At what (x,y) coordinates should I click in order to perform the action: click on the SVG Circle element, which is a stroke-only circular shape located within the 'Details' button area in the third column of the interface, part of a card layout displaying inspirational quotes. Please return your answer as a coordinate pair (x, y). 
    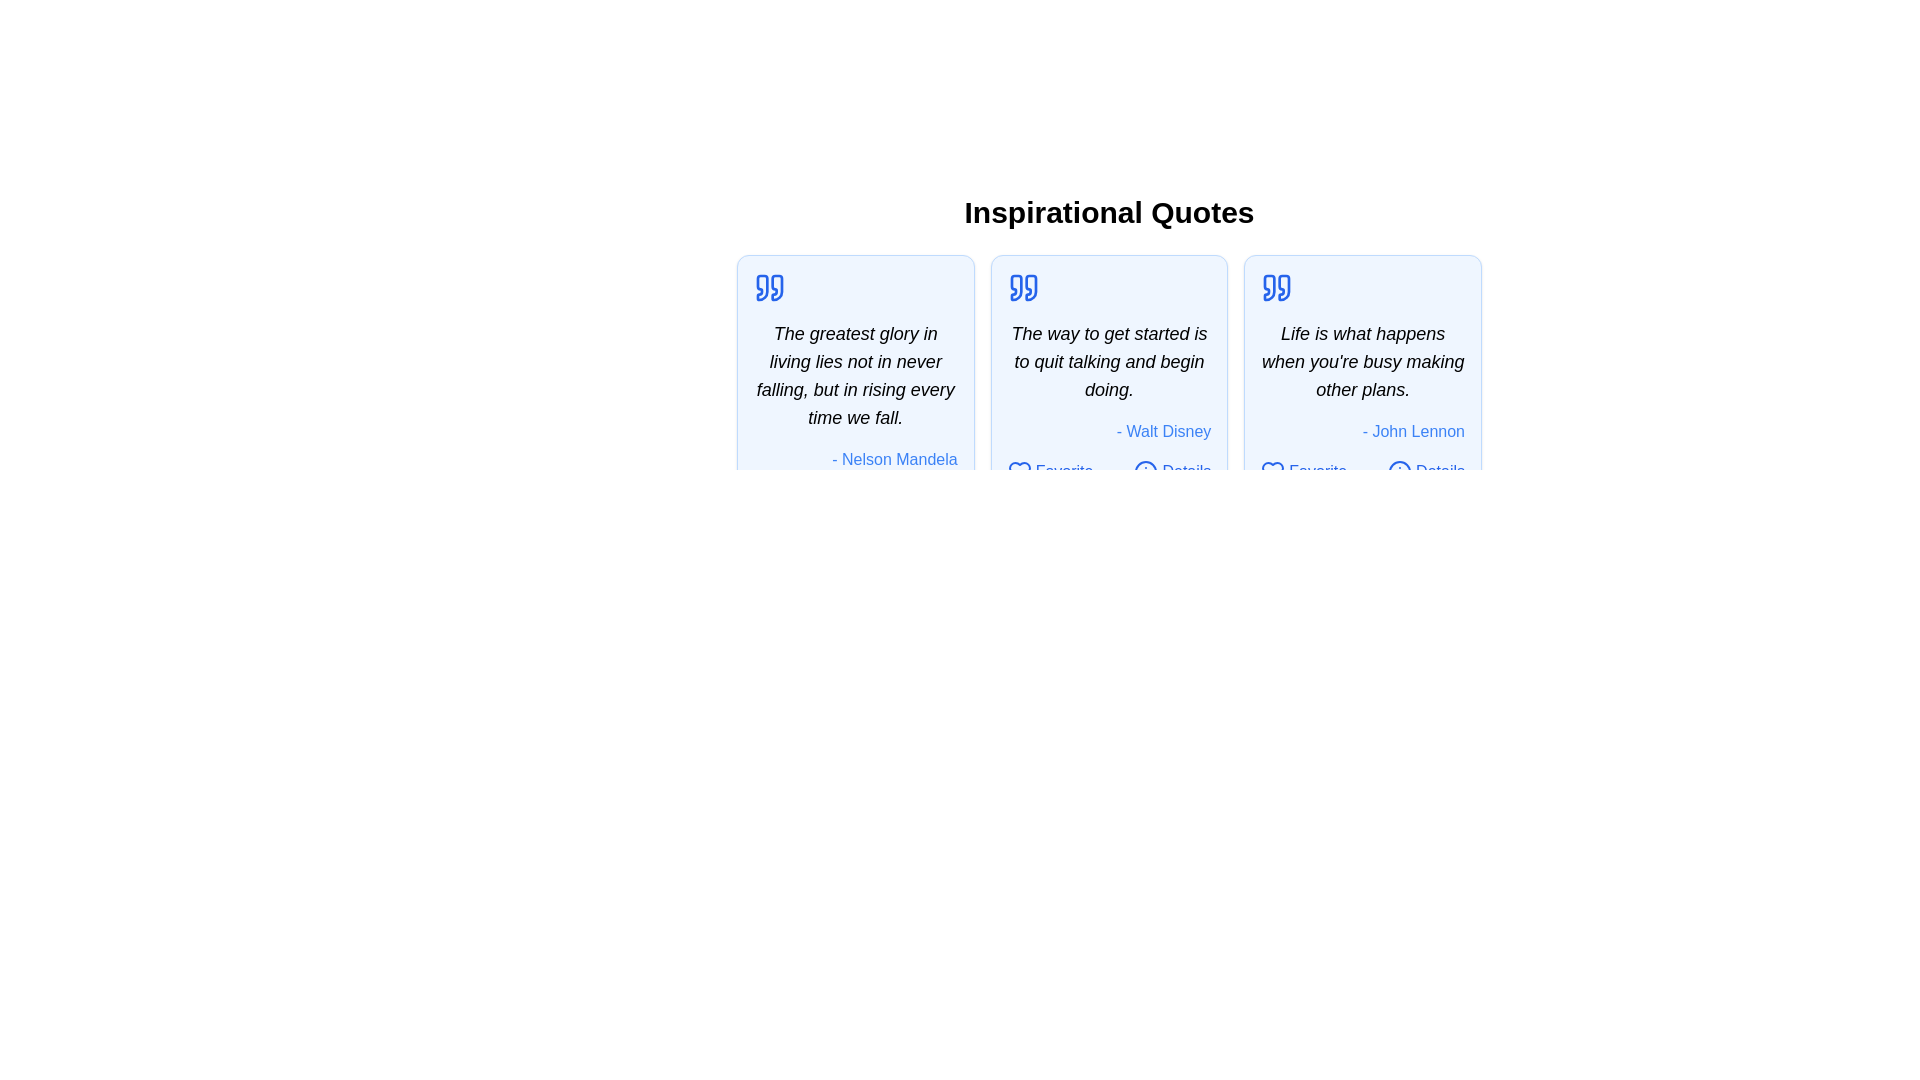
    Looking at the image, I should click on (1399, 471).